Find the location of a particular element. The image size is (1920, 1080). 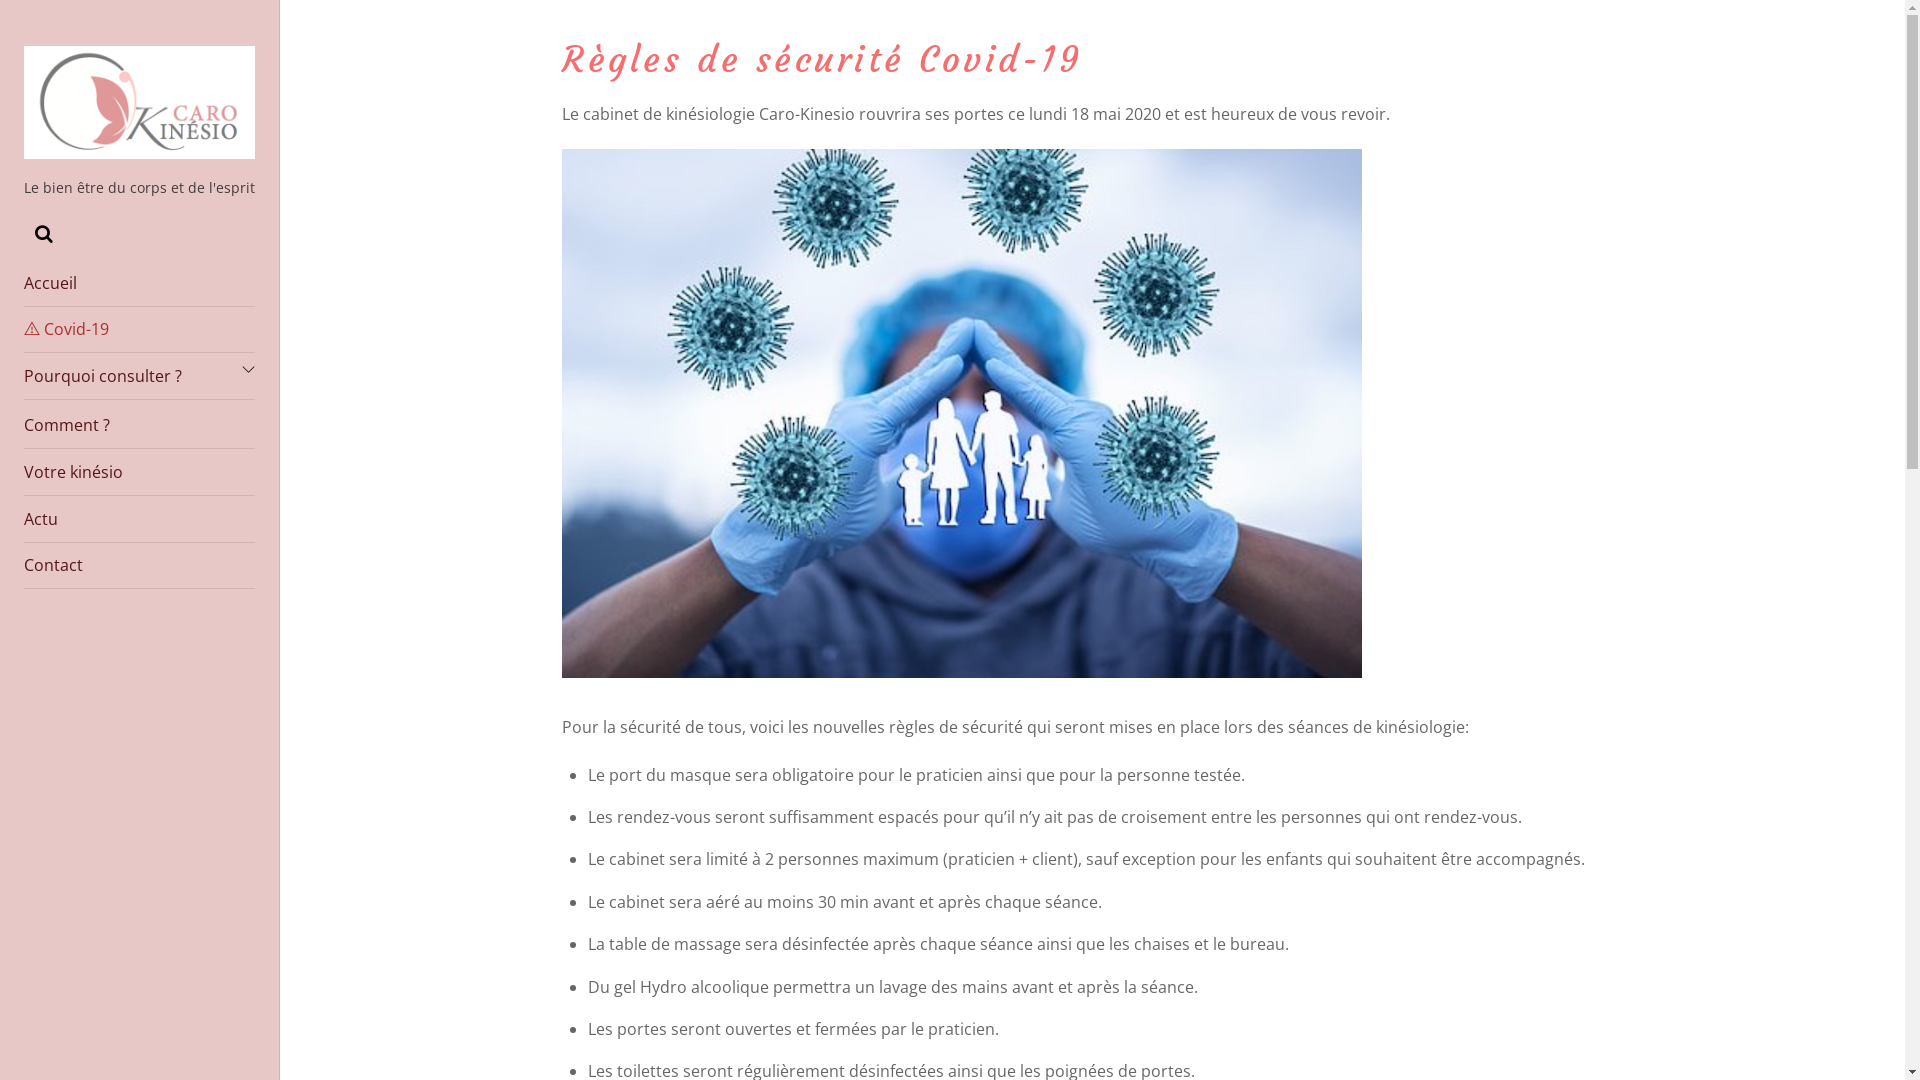

'Actu' is located at coordinates (138, 518).